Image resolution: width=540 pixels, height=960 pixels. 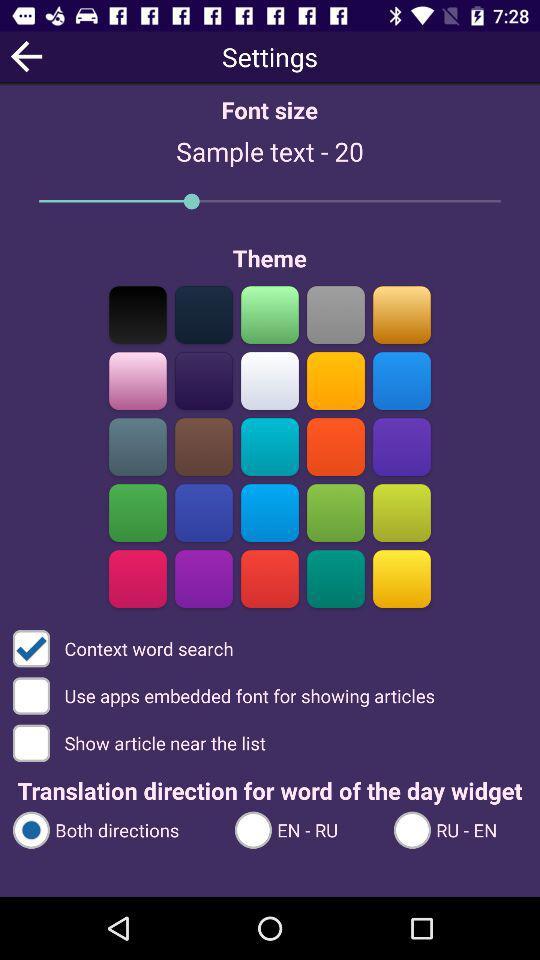 What do you see at coordinates (137, 446) in the screenshot?
I see `color` at bounding box center [137, 446].